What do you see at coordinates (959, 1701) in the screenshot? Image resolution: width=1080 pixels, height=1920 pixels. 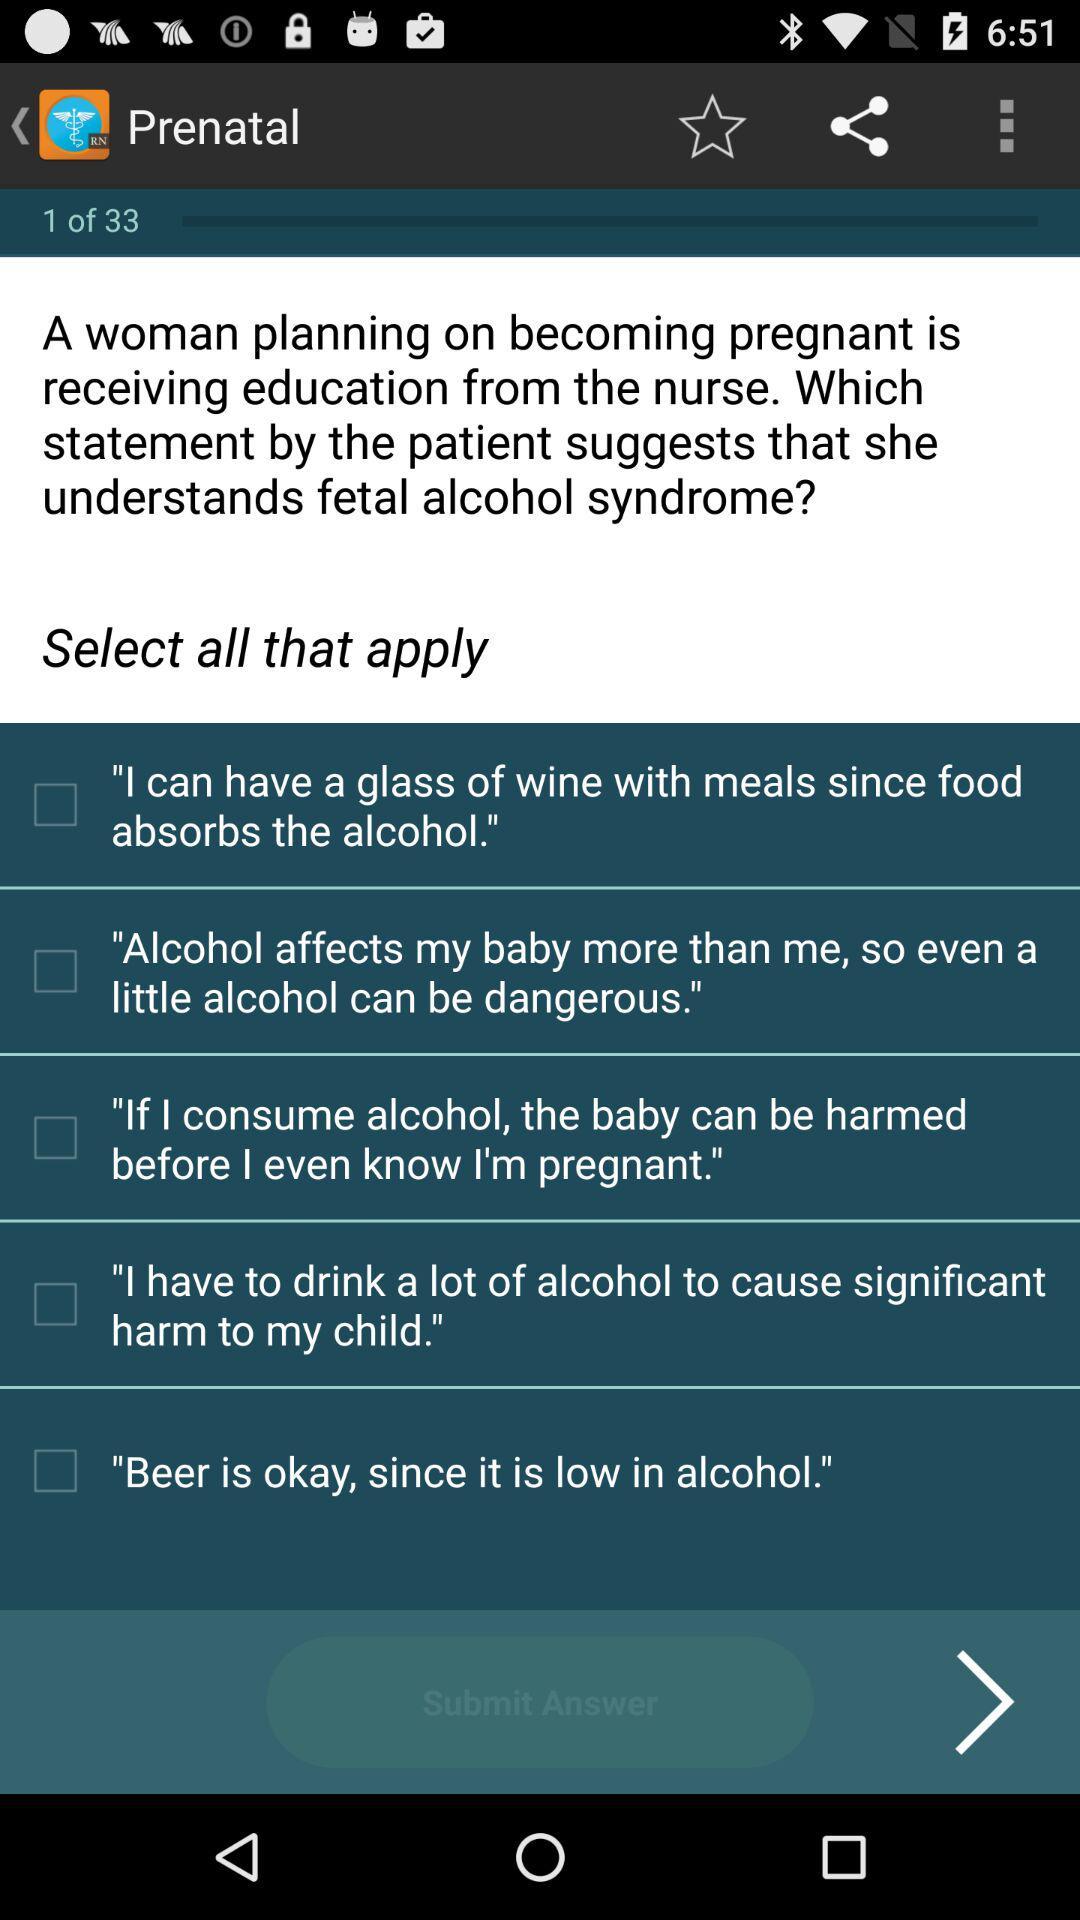 I see `item to the right of submit answer` at bounding box center [959, 1701].